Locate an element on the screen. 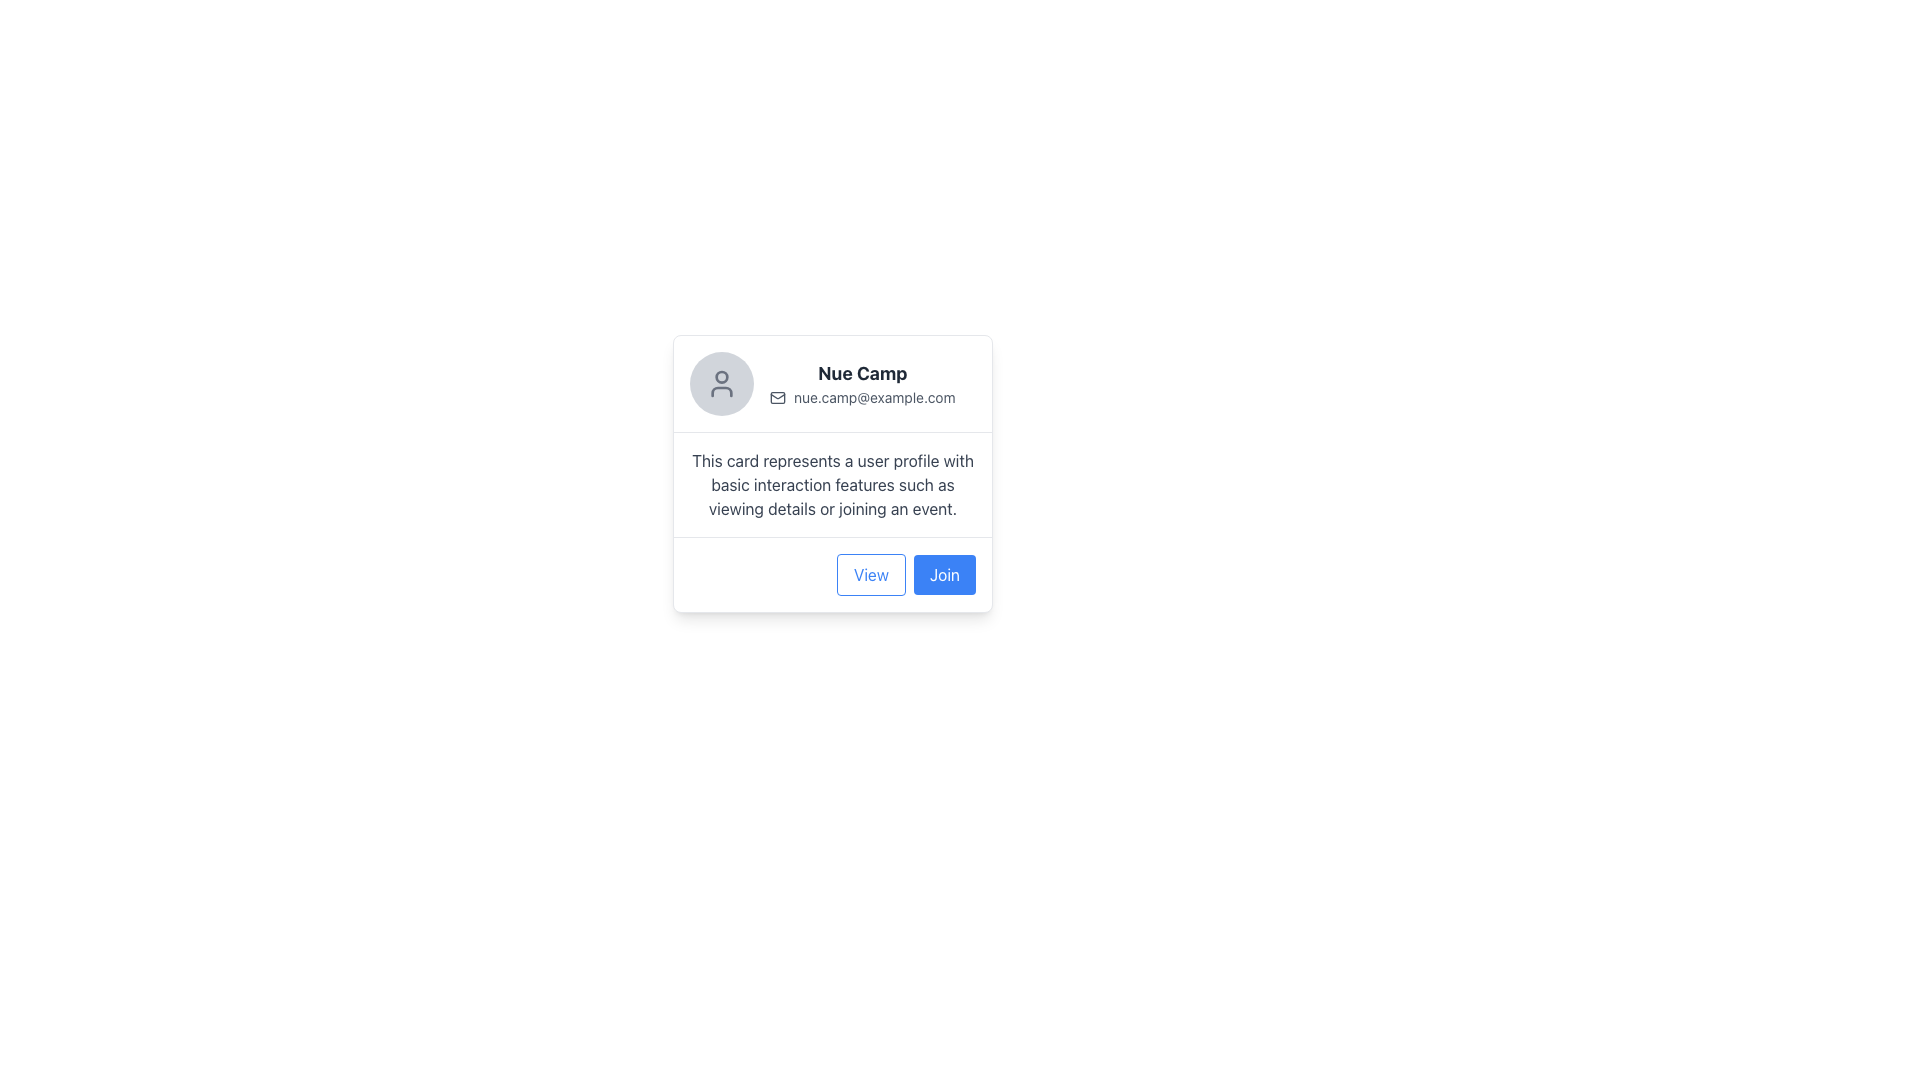  text block that contains 'This card represents a user profile with basic interaction features such as viewing details or joining an event.' which is styled in gray font and located below the user's name and email information within the profile card is located at coordinates (833, 485).